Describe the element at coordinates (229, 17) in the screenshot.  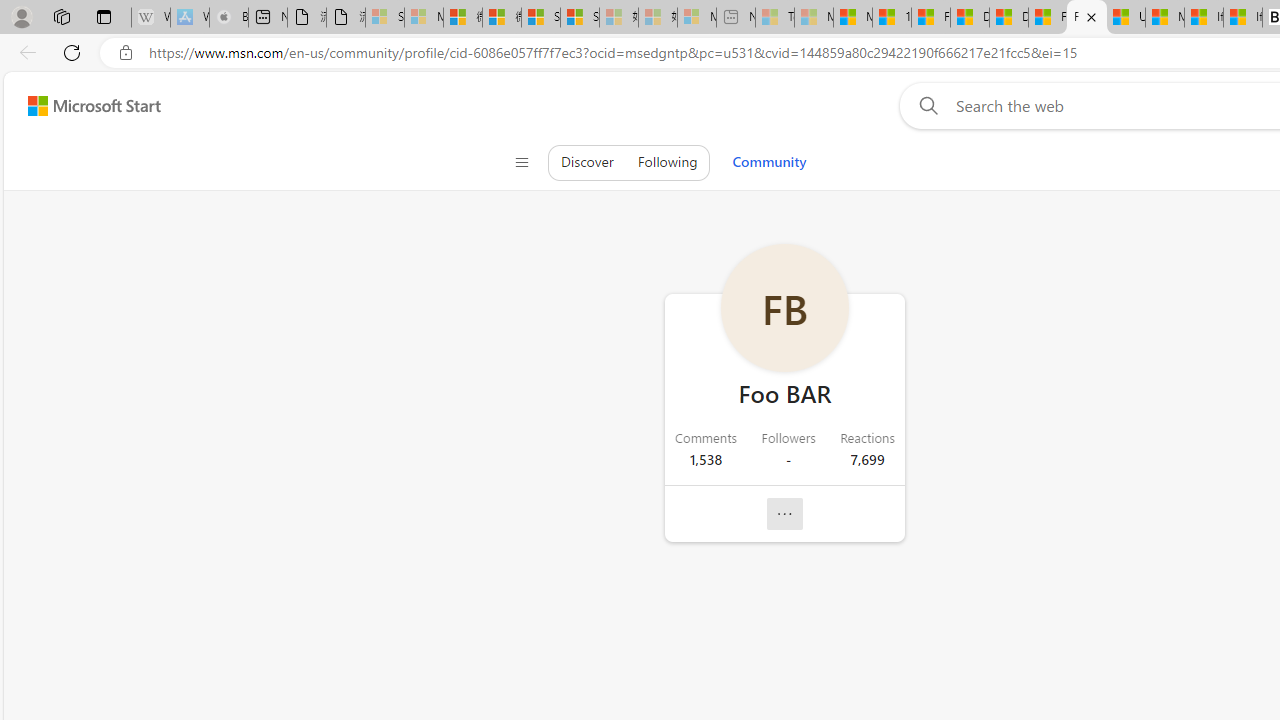
I see `'Buy iPad - Apple - Sleeping'` at that location.